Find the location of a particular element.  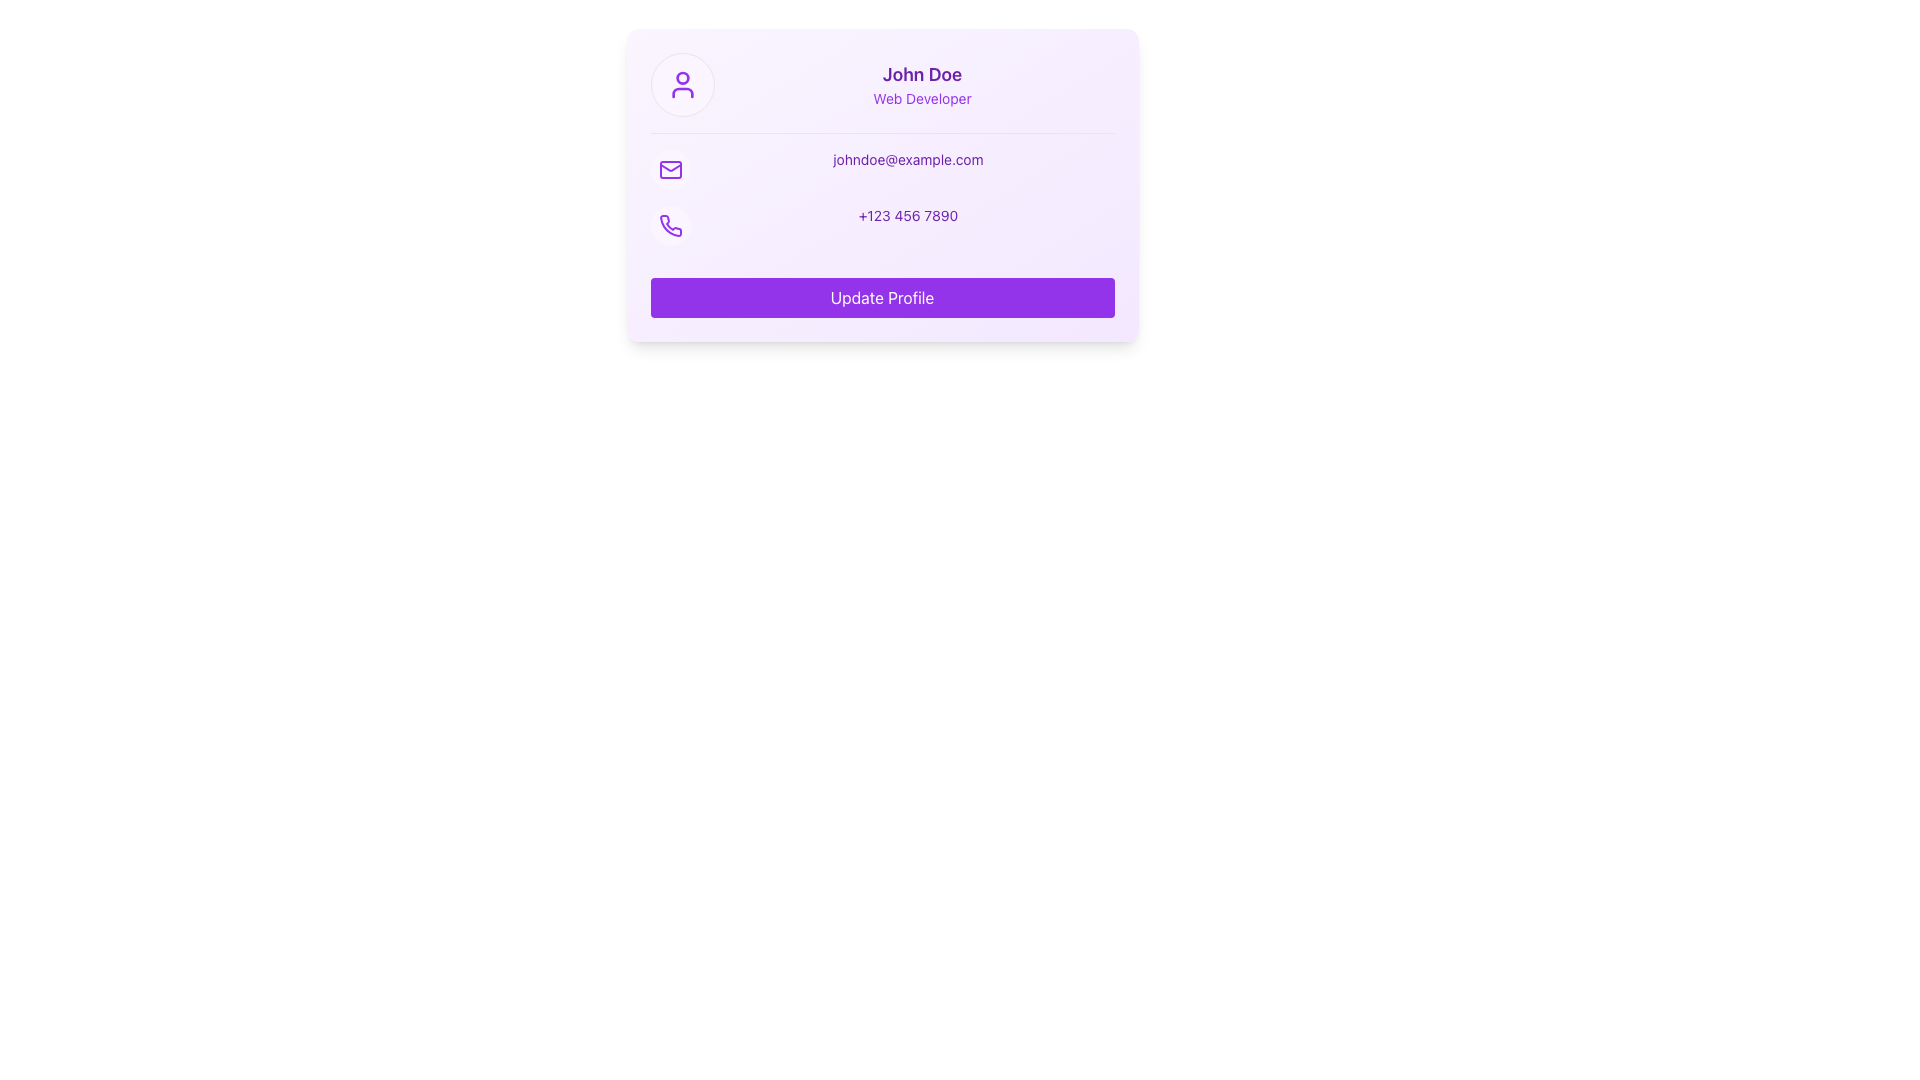

the Profile header containing the user information display for 'John Doe', which includes the user icon on the left and the name and title in bold purple text on the right is located at coordinates (881, 93).